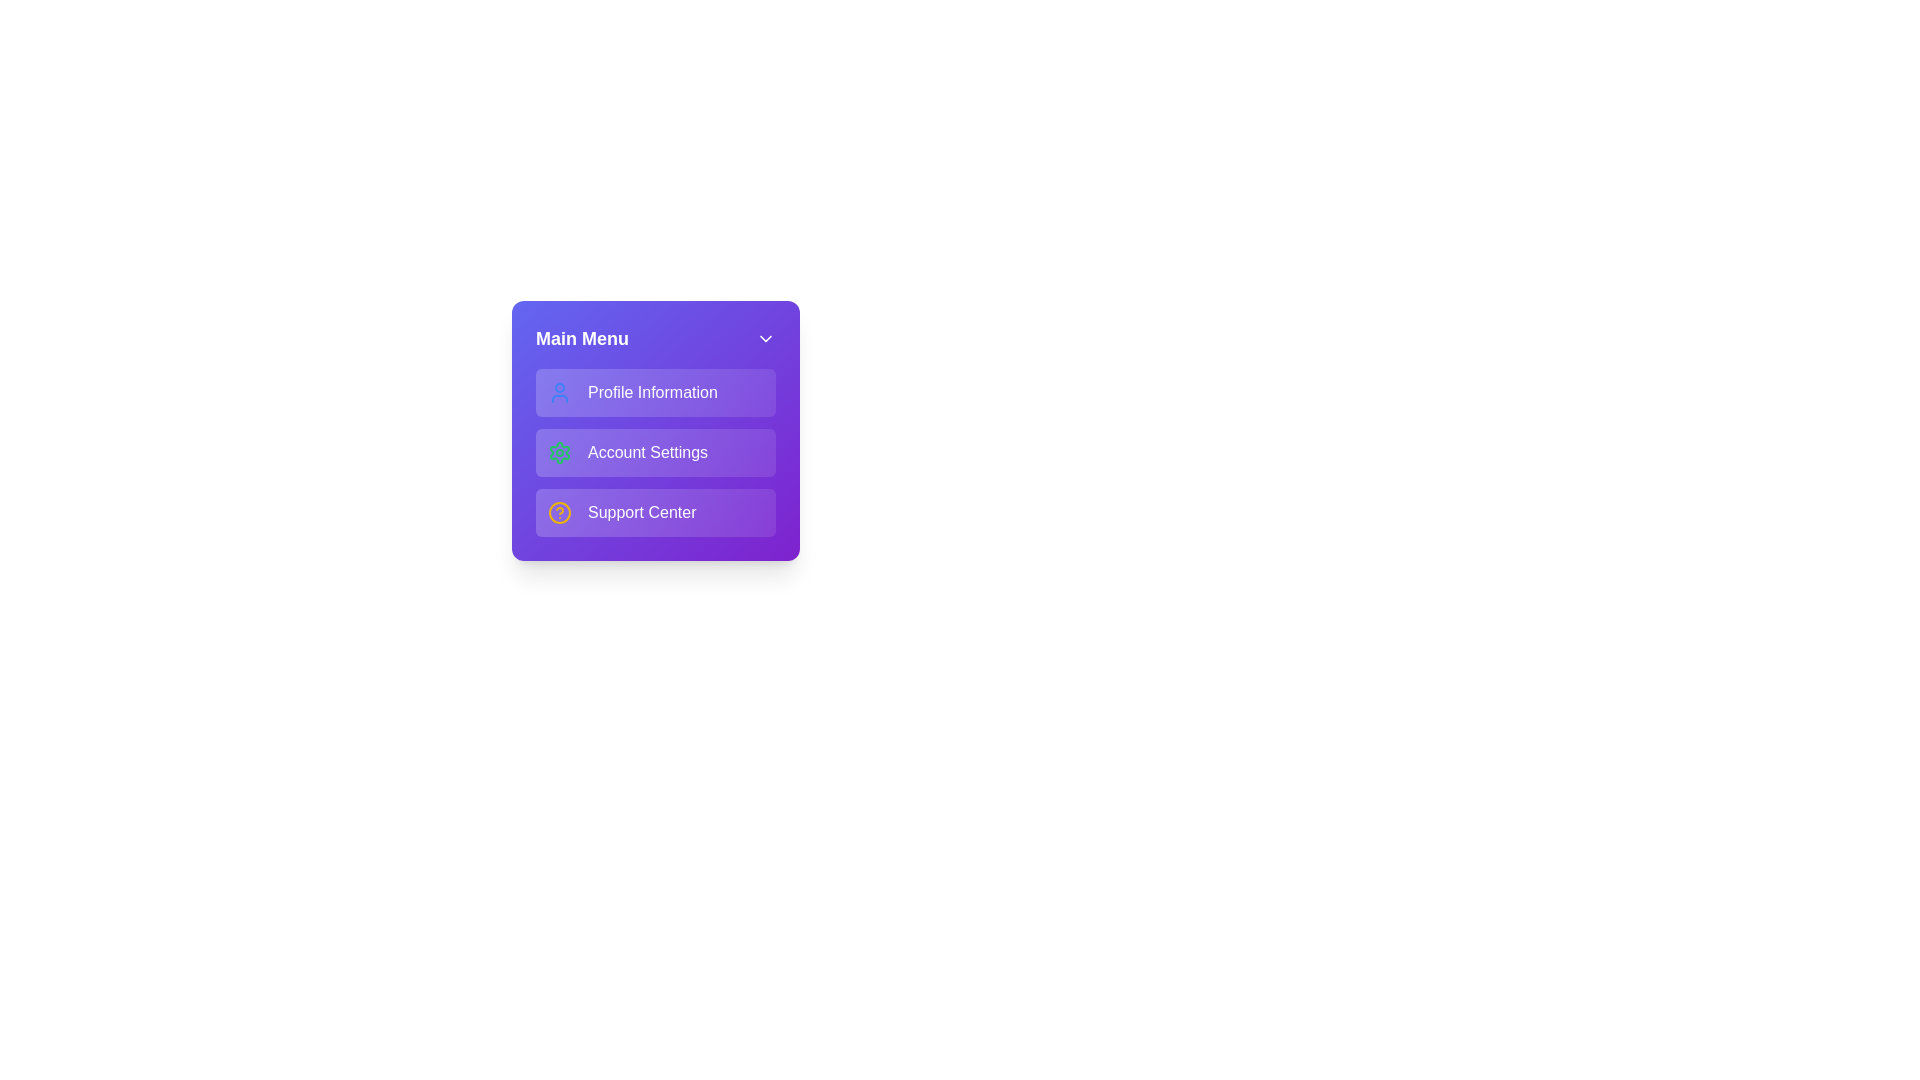 This screenshot has height=1080, width=1920. What do you see at coordinates (765, 338) in the screenshot?
I see `chevron button to collapse the menu` at bounding box center [765, 338].